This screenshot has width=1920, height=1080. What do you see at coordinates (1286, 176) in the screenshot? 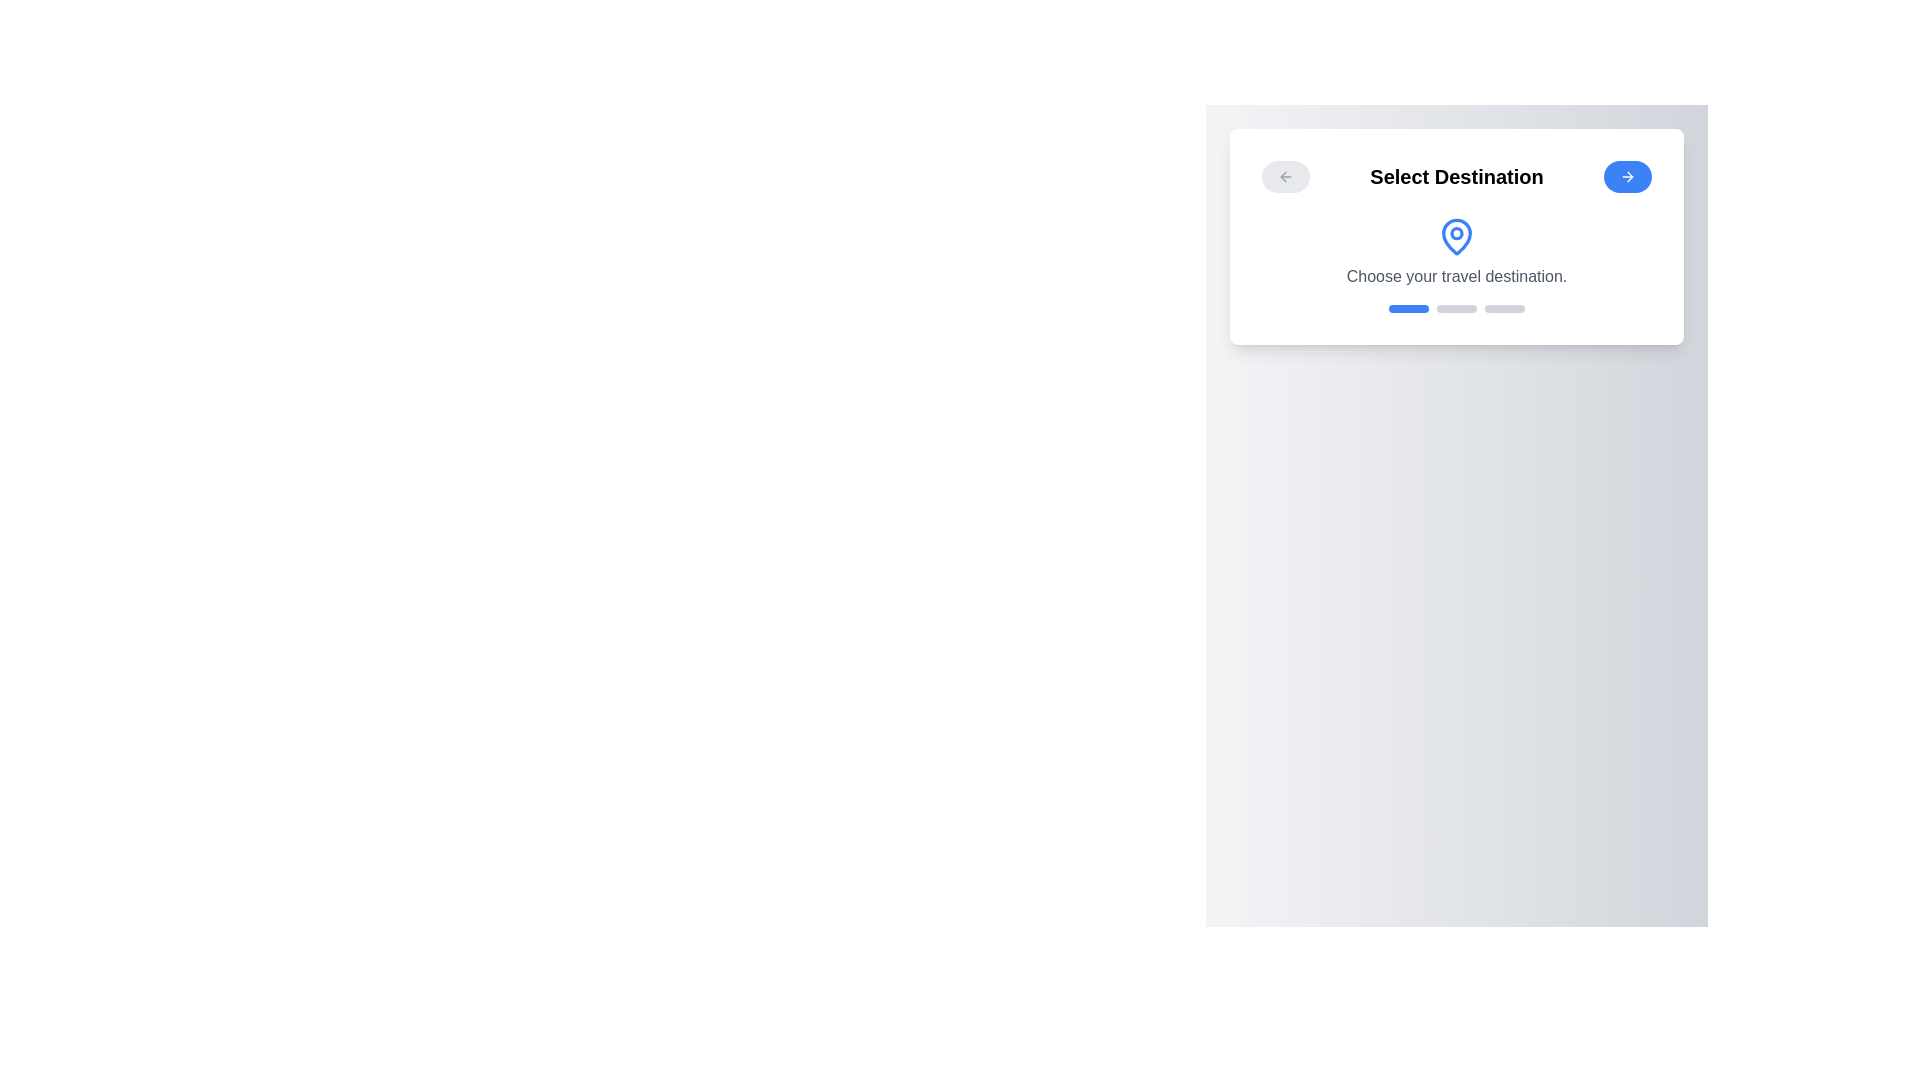
I see `the small gray circular button with a left-pointing arrow located near the title 'Select Destination'` at bounding box center [1286, 176].